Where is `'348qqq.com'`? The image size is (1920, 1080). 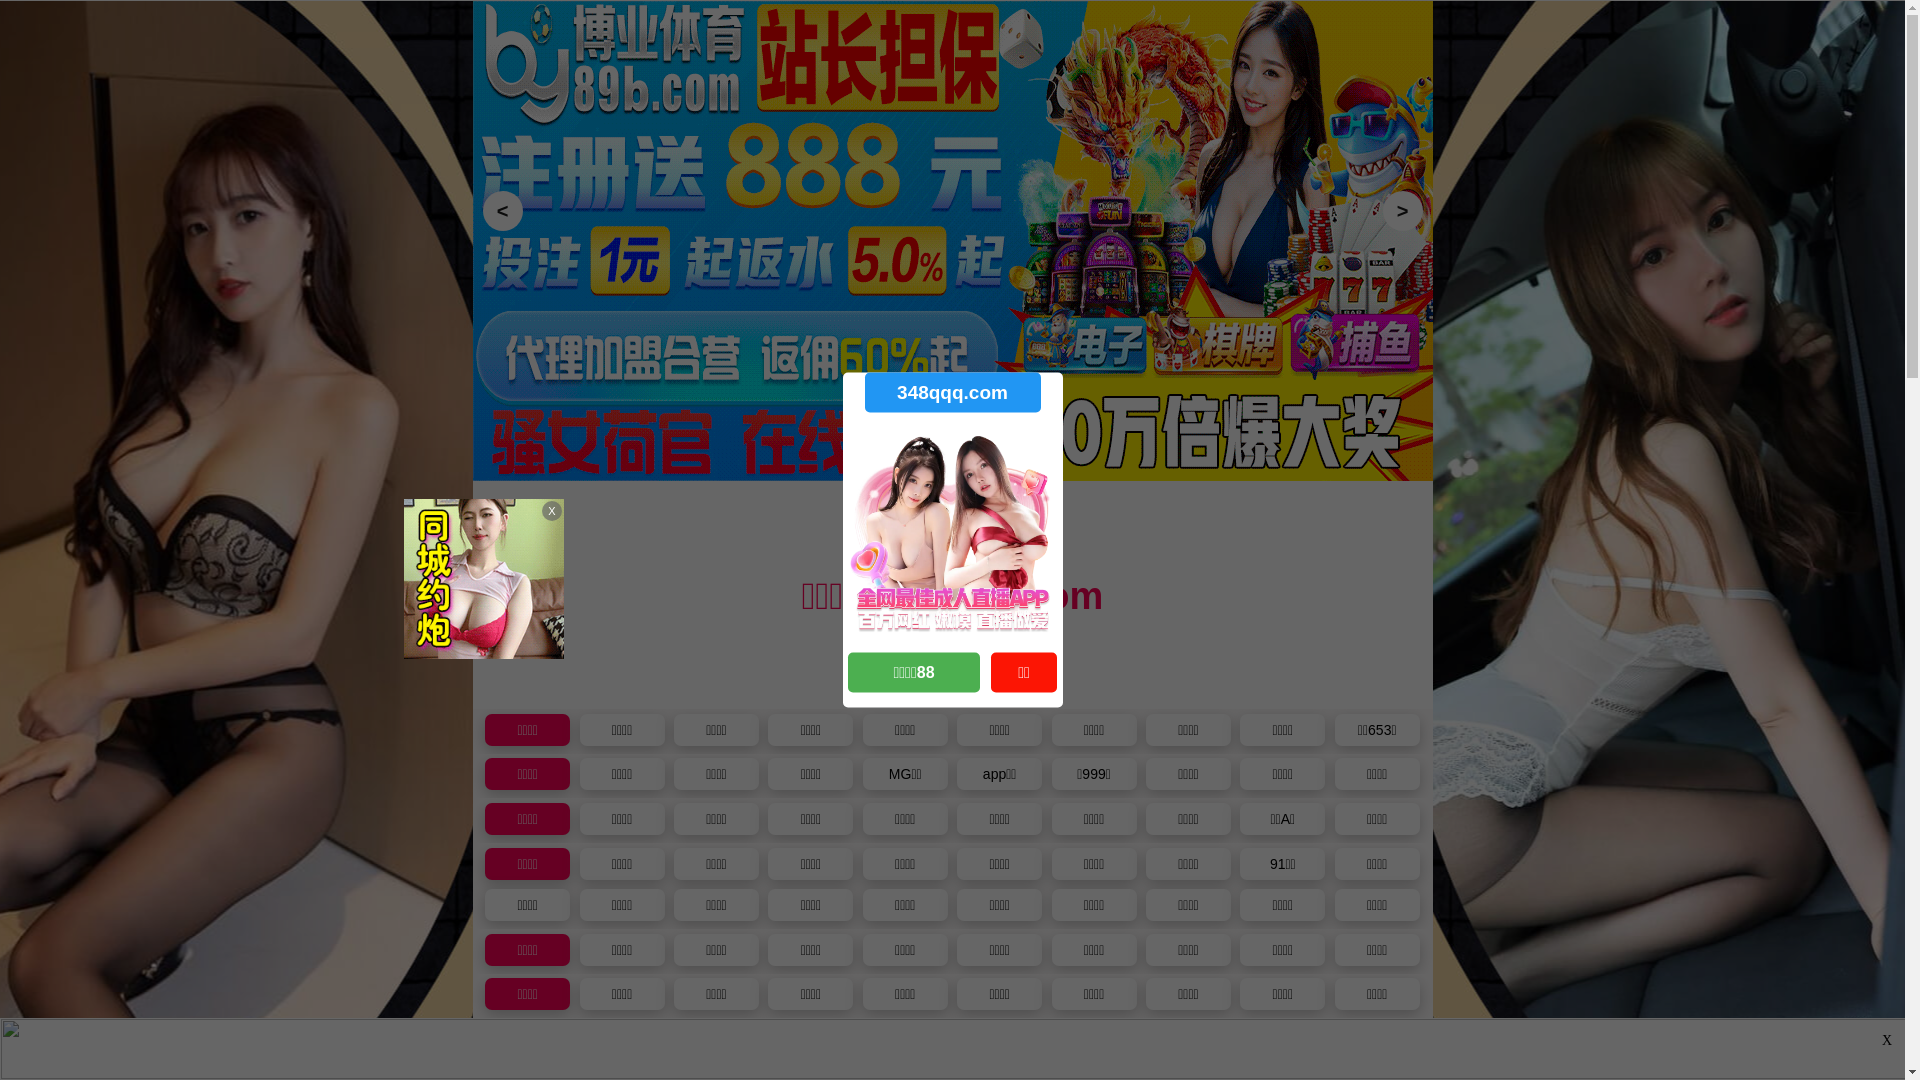
'348qqq.com' is located at coordinates (950, 392).